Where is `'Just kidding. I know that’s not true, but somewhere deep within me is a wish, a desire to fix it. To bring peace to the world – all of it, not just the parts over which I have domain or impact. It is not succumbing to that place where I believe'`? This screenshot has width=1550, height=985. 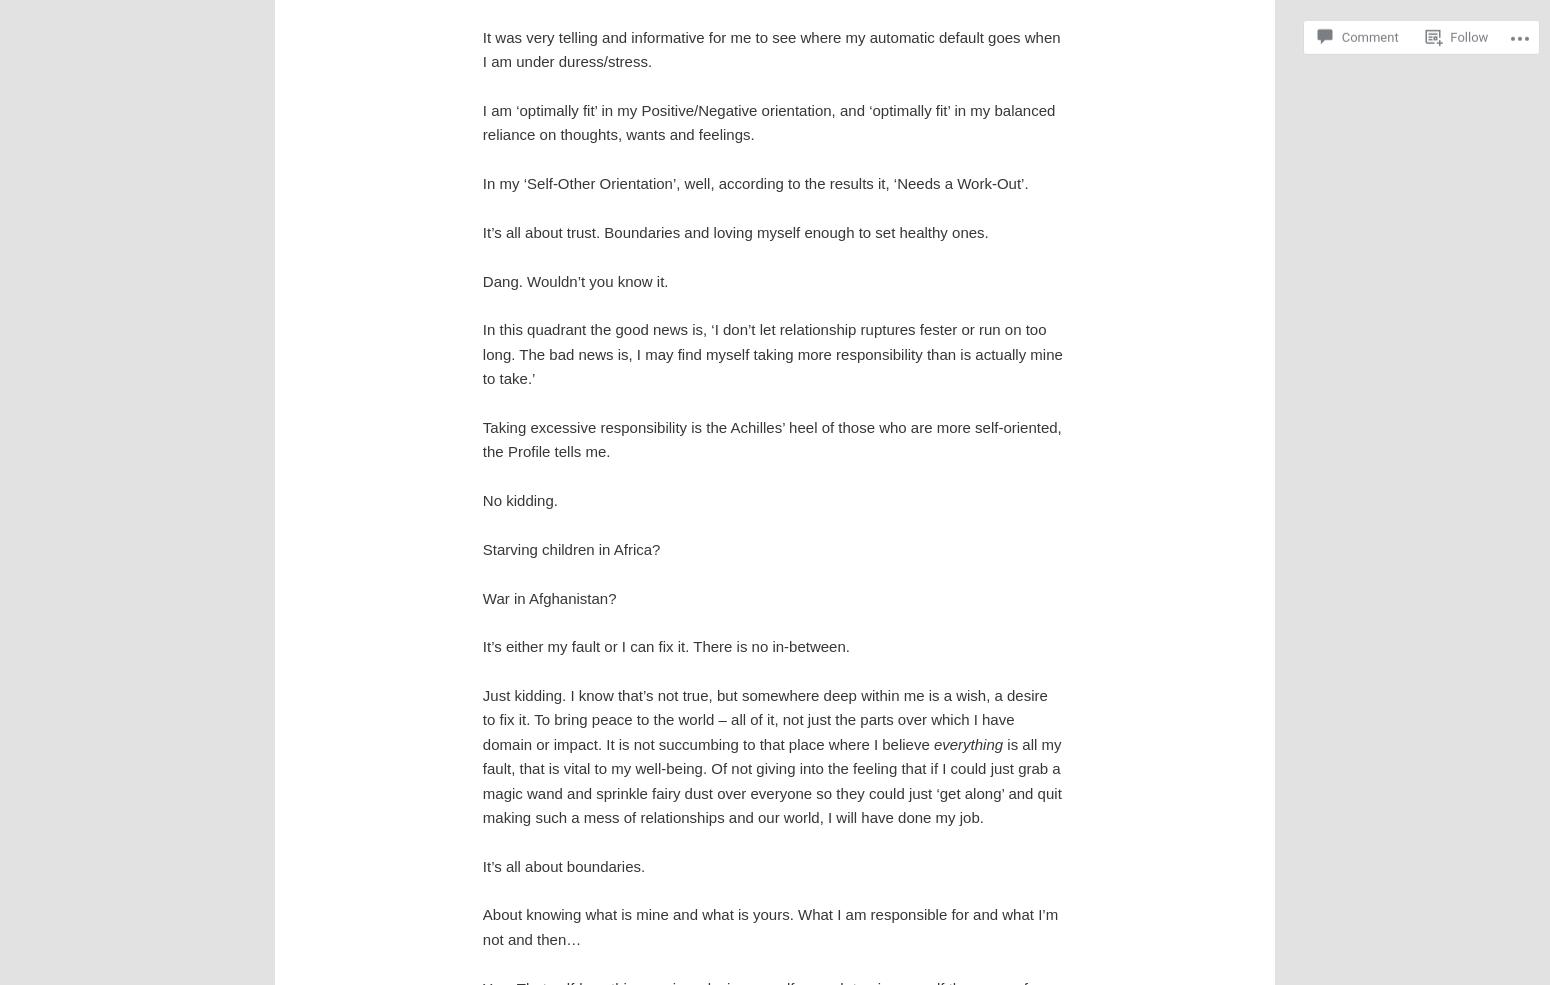
'Just kidding. I know that’s not true, but somewhere deep within me is a wish, a desire to fix it. To bring peace to the world – all of it, not just the parts over which I have domain or impact. It is not succumbing to that place where I believe' is located at coordinates (764, 719).